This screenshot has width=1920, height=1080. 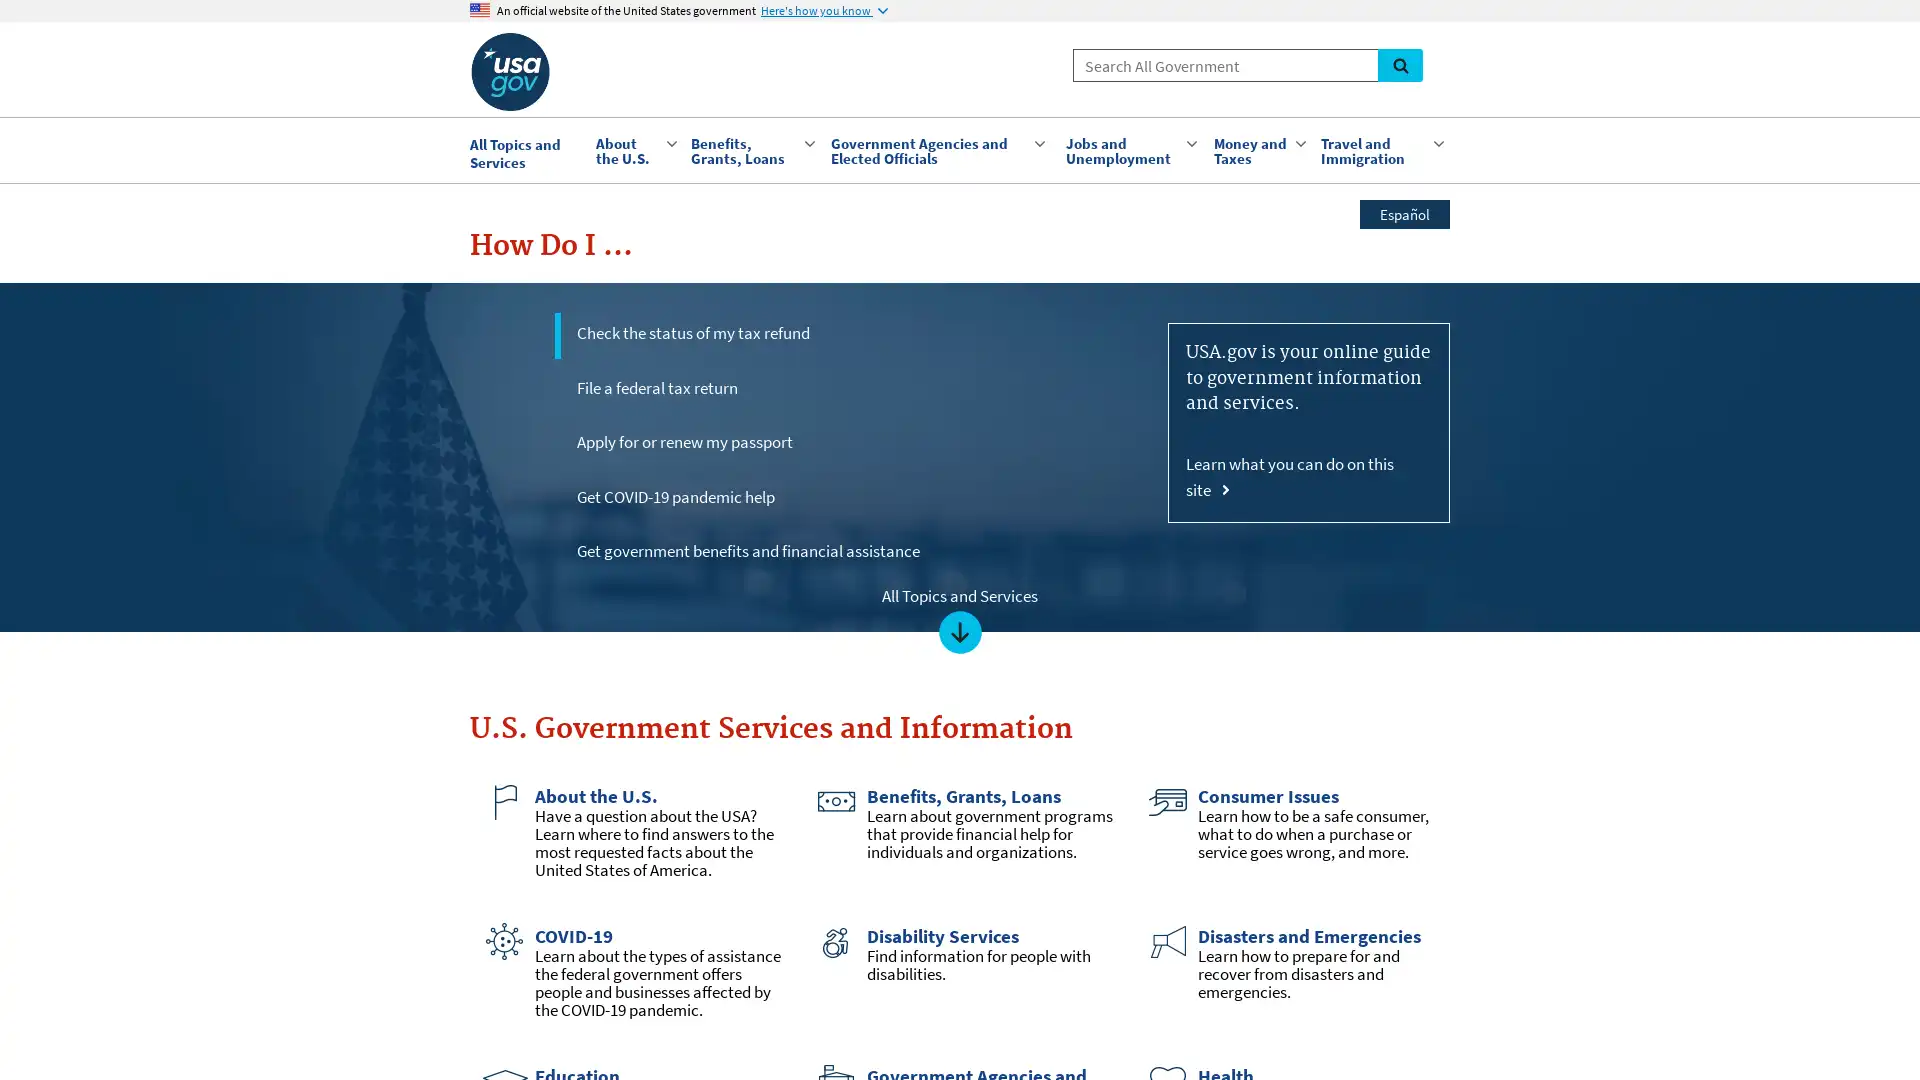 I want to click on About the U.S., so click(x=632, y=149).